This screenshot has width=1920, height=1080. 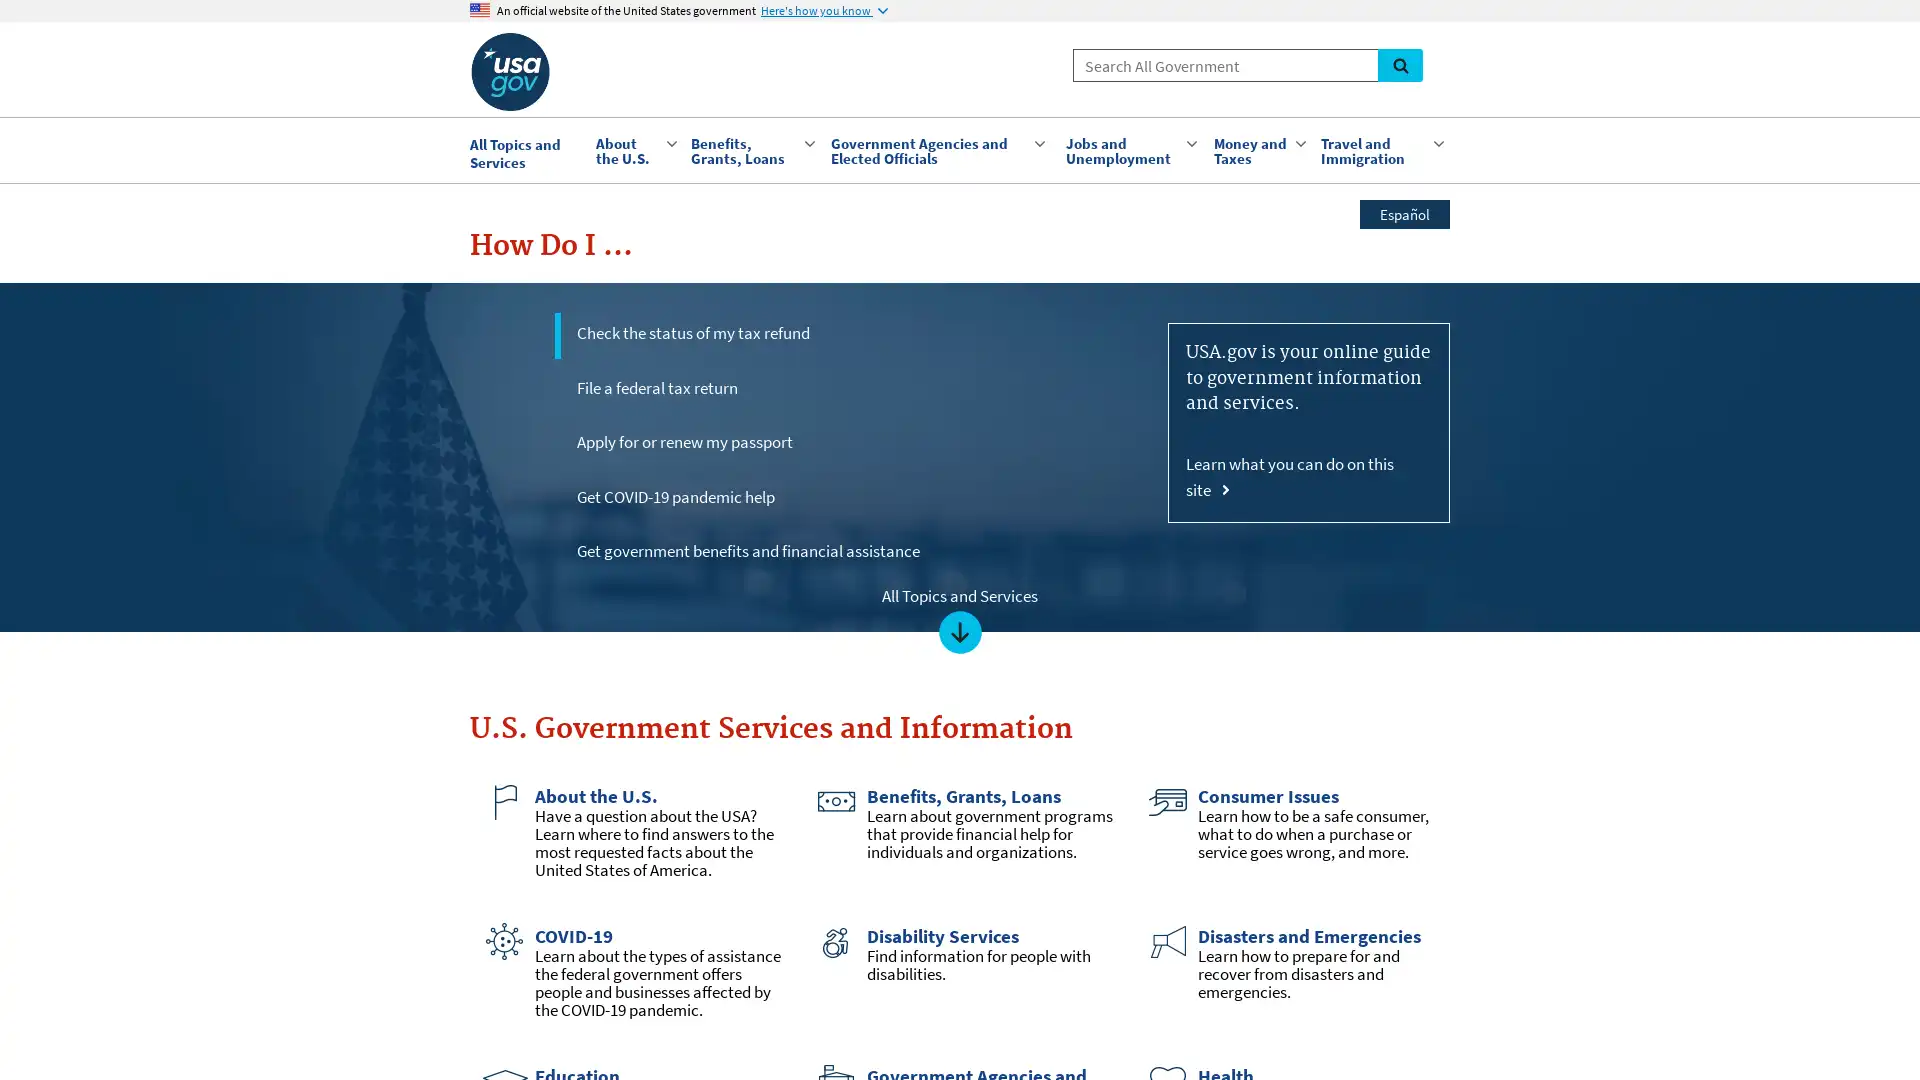 I want to click on About the U.S., so click(x=632, y=149).